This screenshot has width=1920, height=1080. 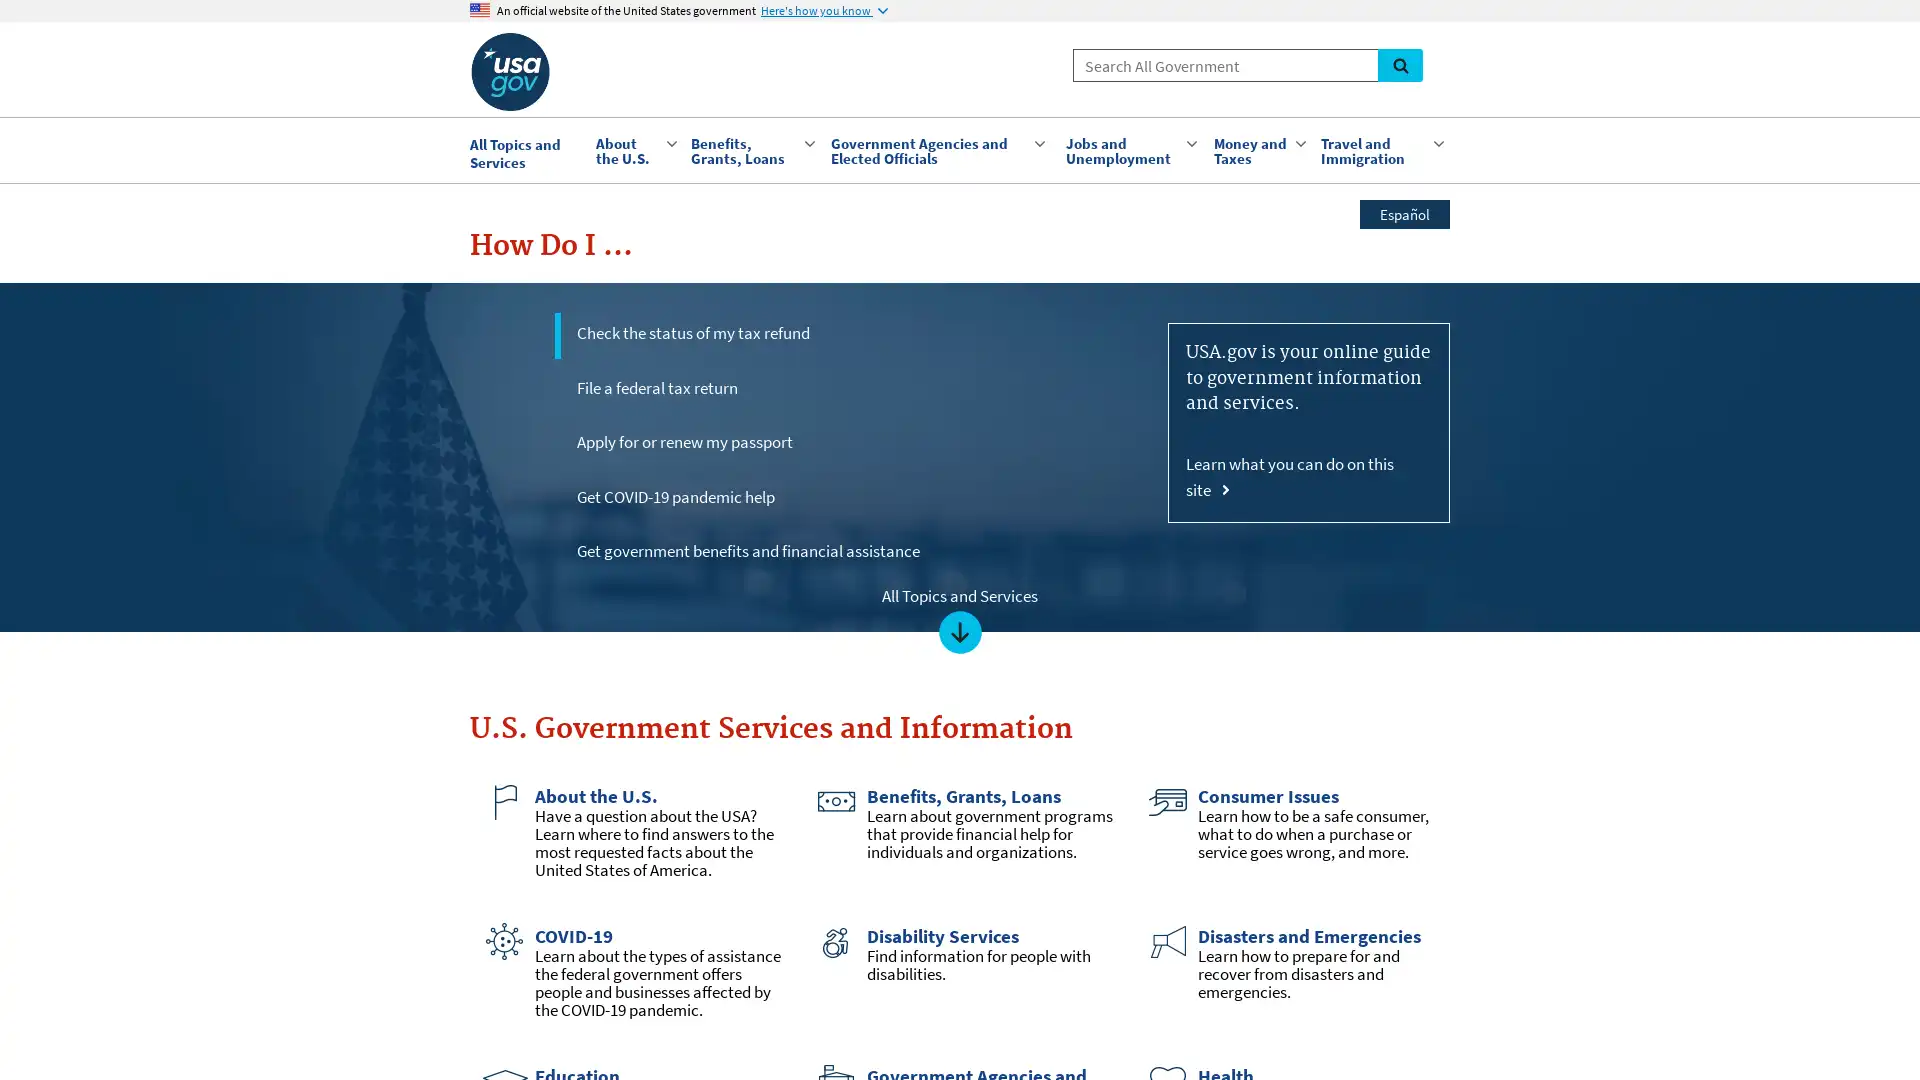 I want to click on About the U.S., so click(x=632, y=149).